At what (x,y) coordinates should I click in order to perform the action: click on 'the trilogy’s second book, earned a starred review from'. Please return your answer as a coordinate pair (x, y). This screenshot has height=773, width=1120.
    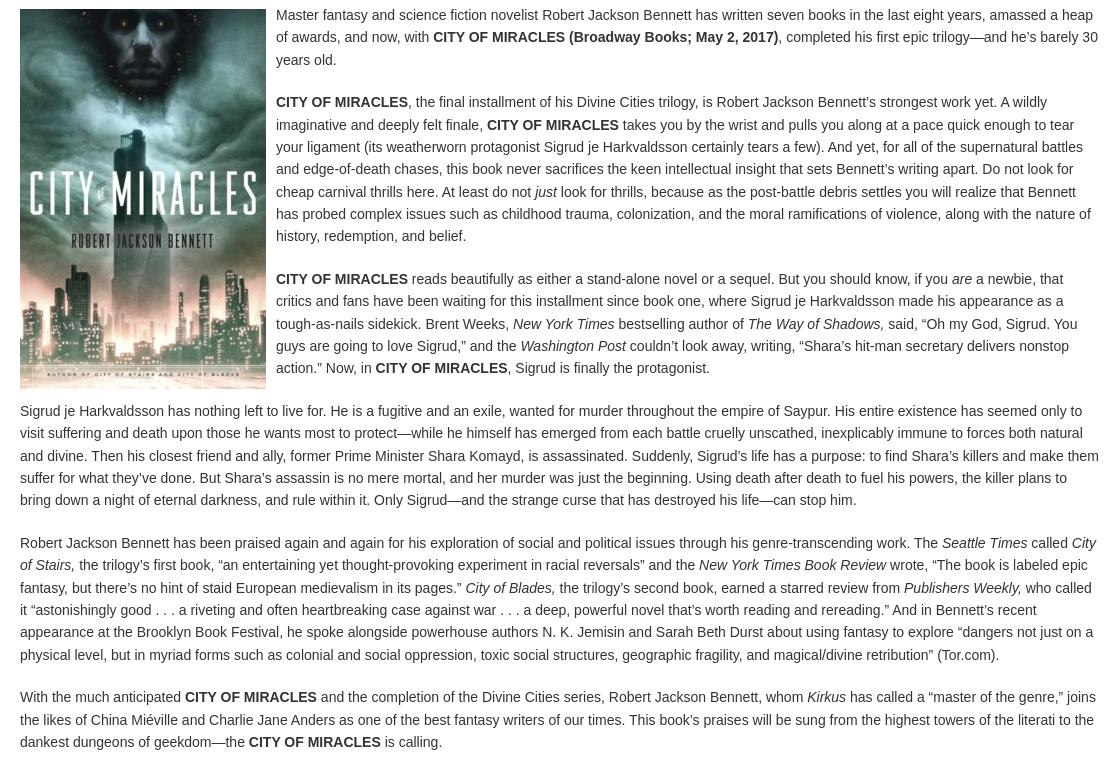
    Looking at the image, I should click on (729, 587).